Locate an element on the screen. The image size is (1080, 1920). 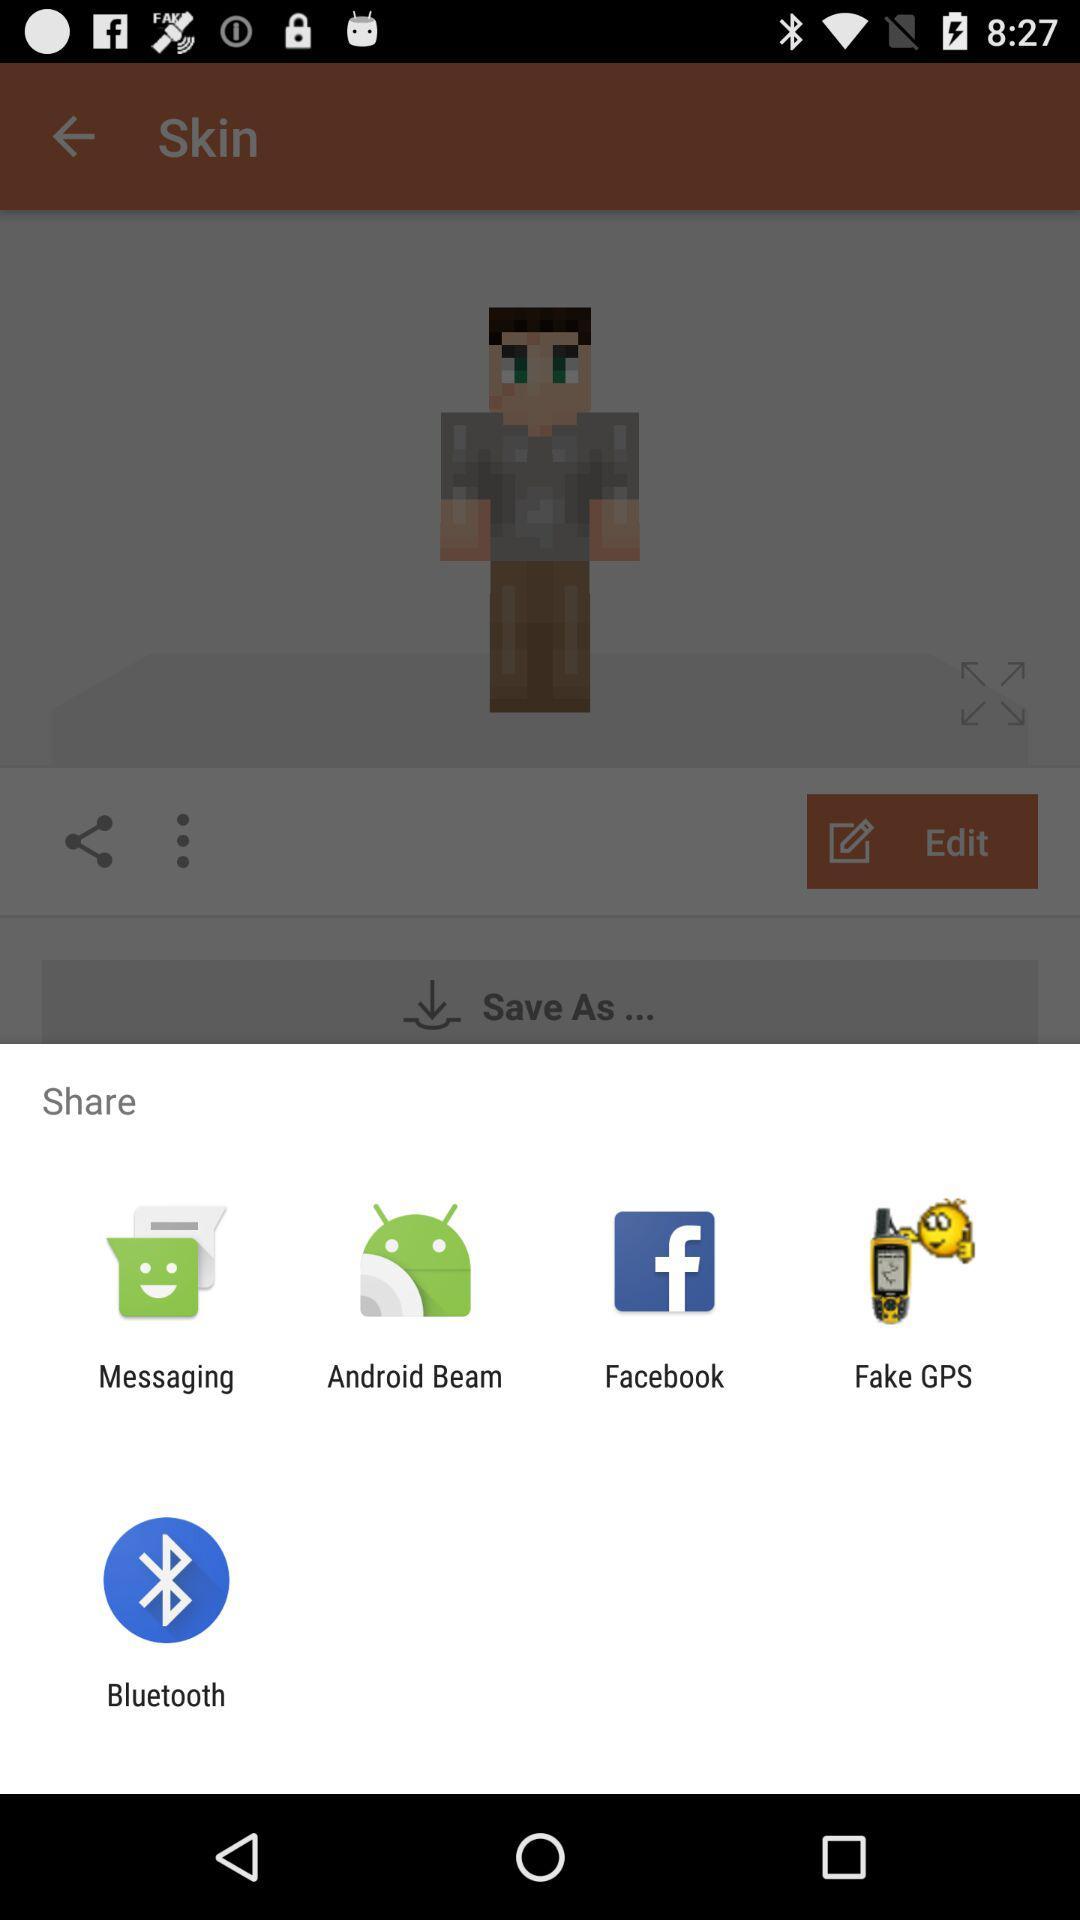
the app to the right of the facebook app is located at coordinates (913, 1392).